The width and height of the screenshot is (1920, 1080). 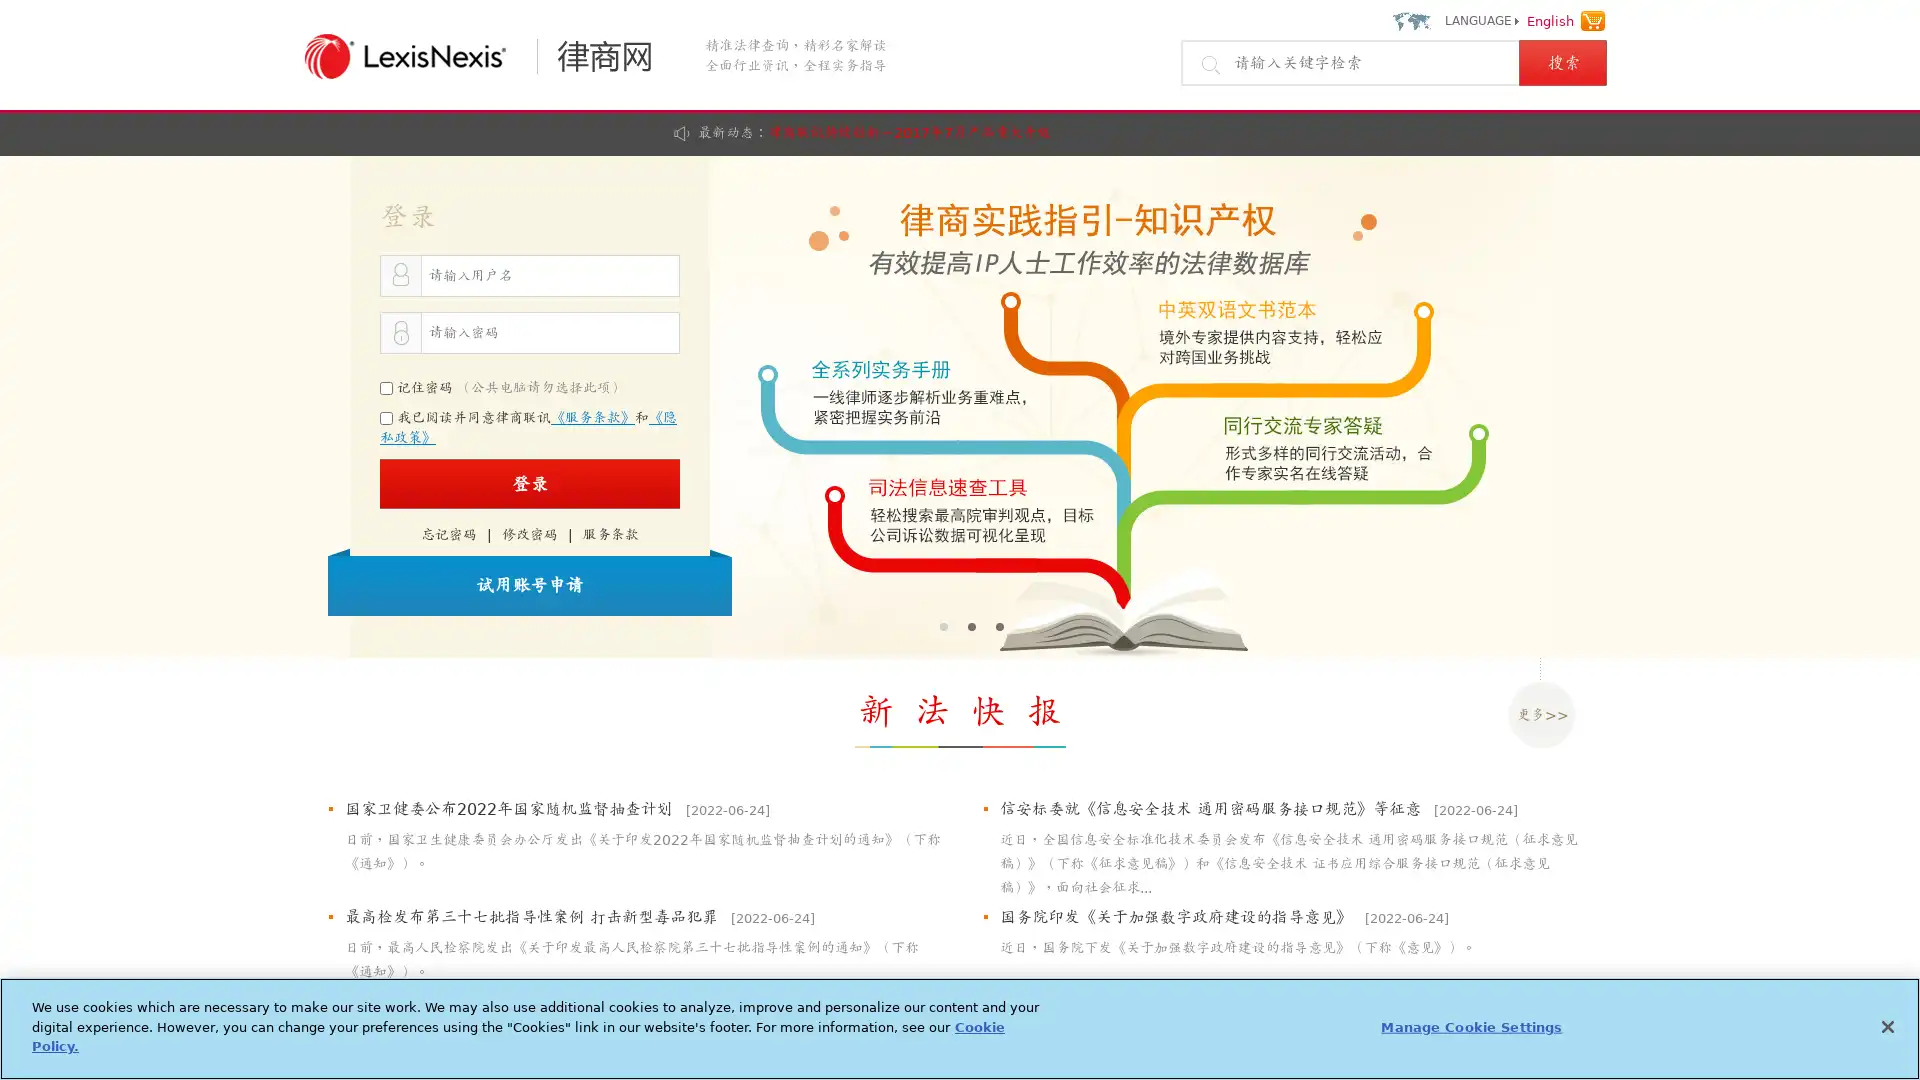 What do you see at coordinates (1886, 1026) in the screenshot?
I see `Close` at bounding box center [1886, 1026].